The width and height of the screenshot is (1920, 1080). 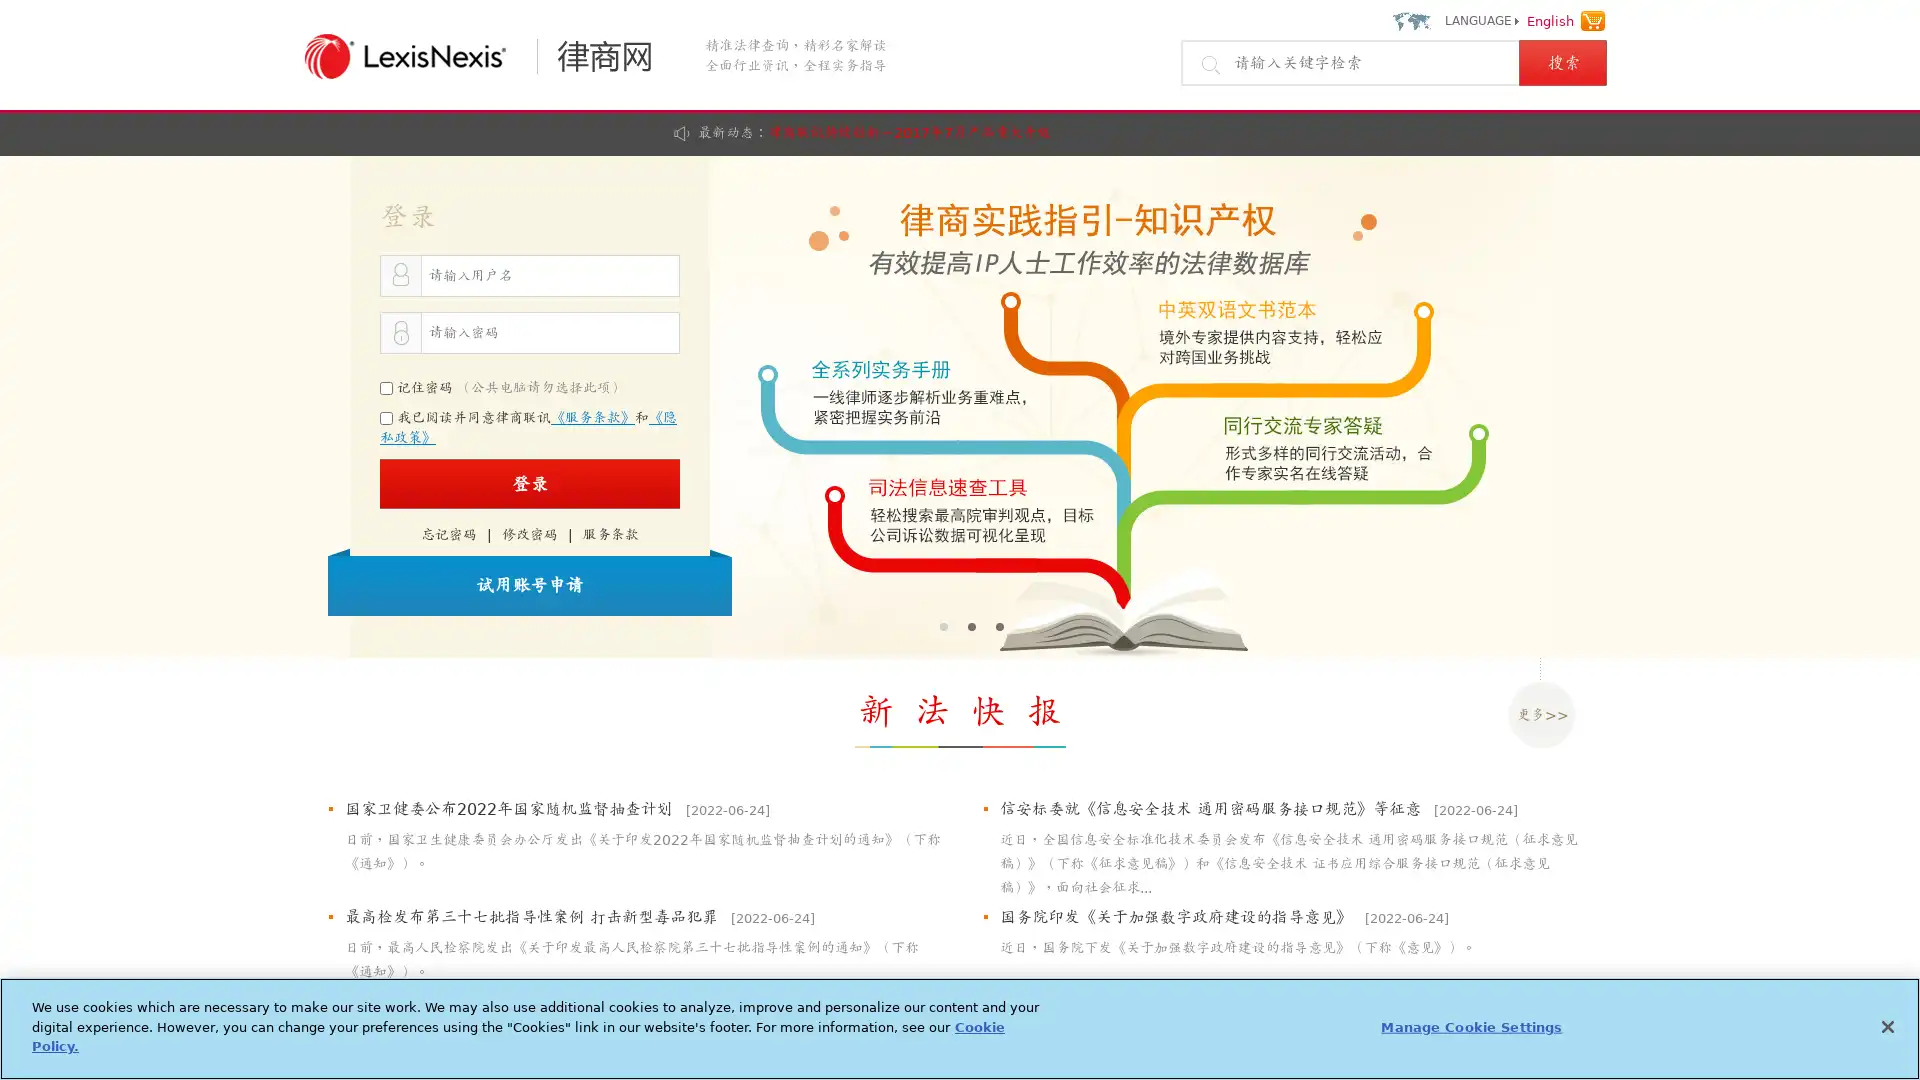 What do you see at coordinates (1886, 1026) in the screenshot?
I see `Close` at bounding box center [1886, 1026].